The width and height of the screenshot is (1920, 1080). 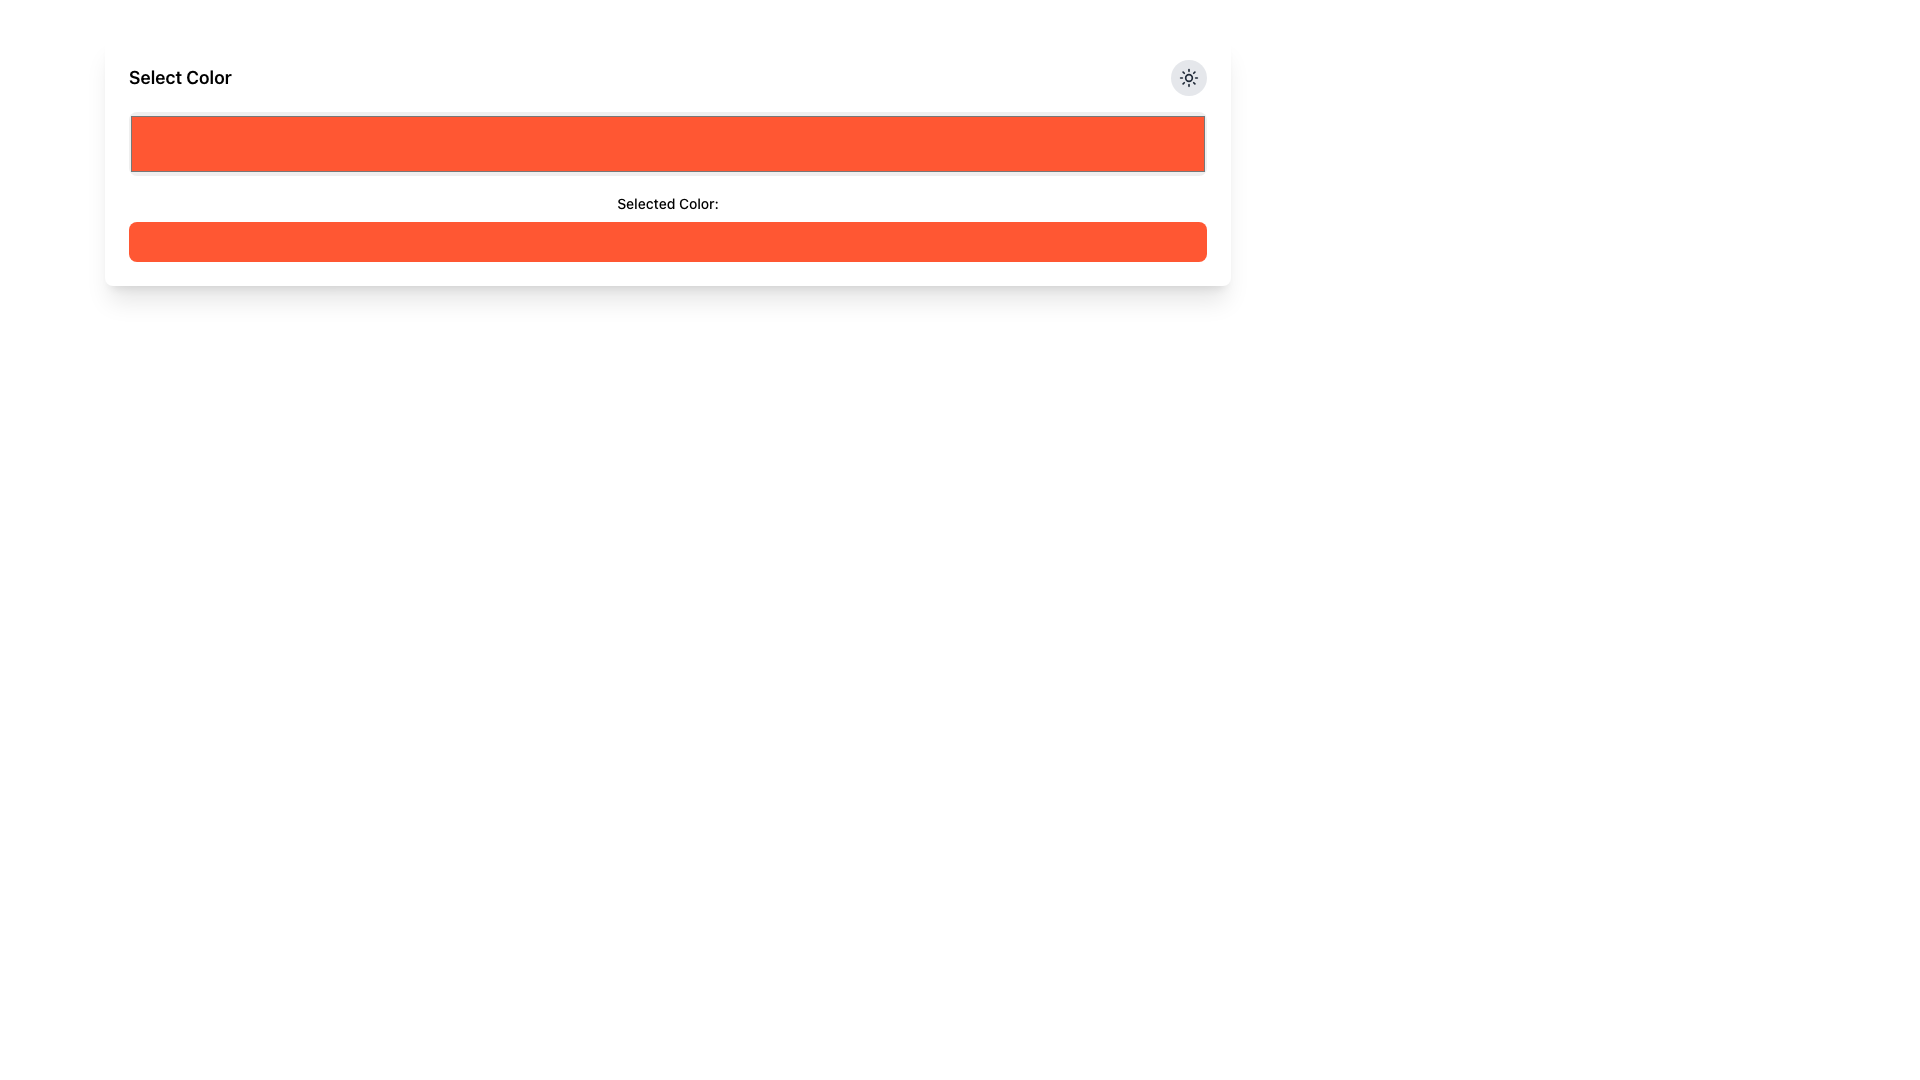 What do you see at coordinates (1189, 76) in the screenshot?
I see `the sun icon located in the top-right corner of the card interface` at bounding box center [1189, 76].